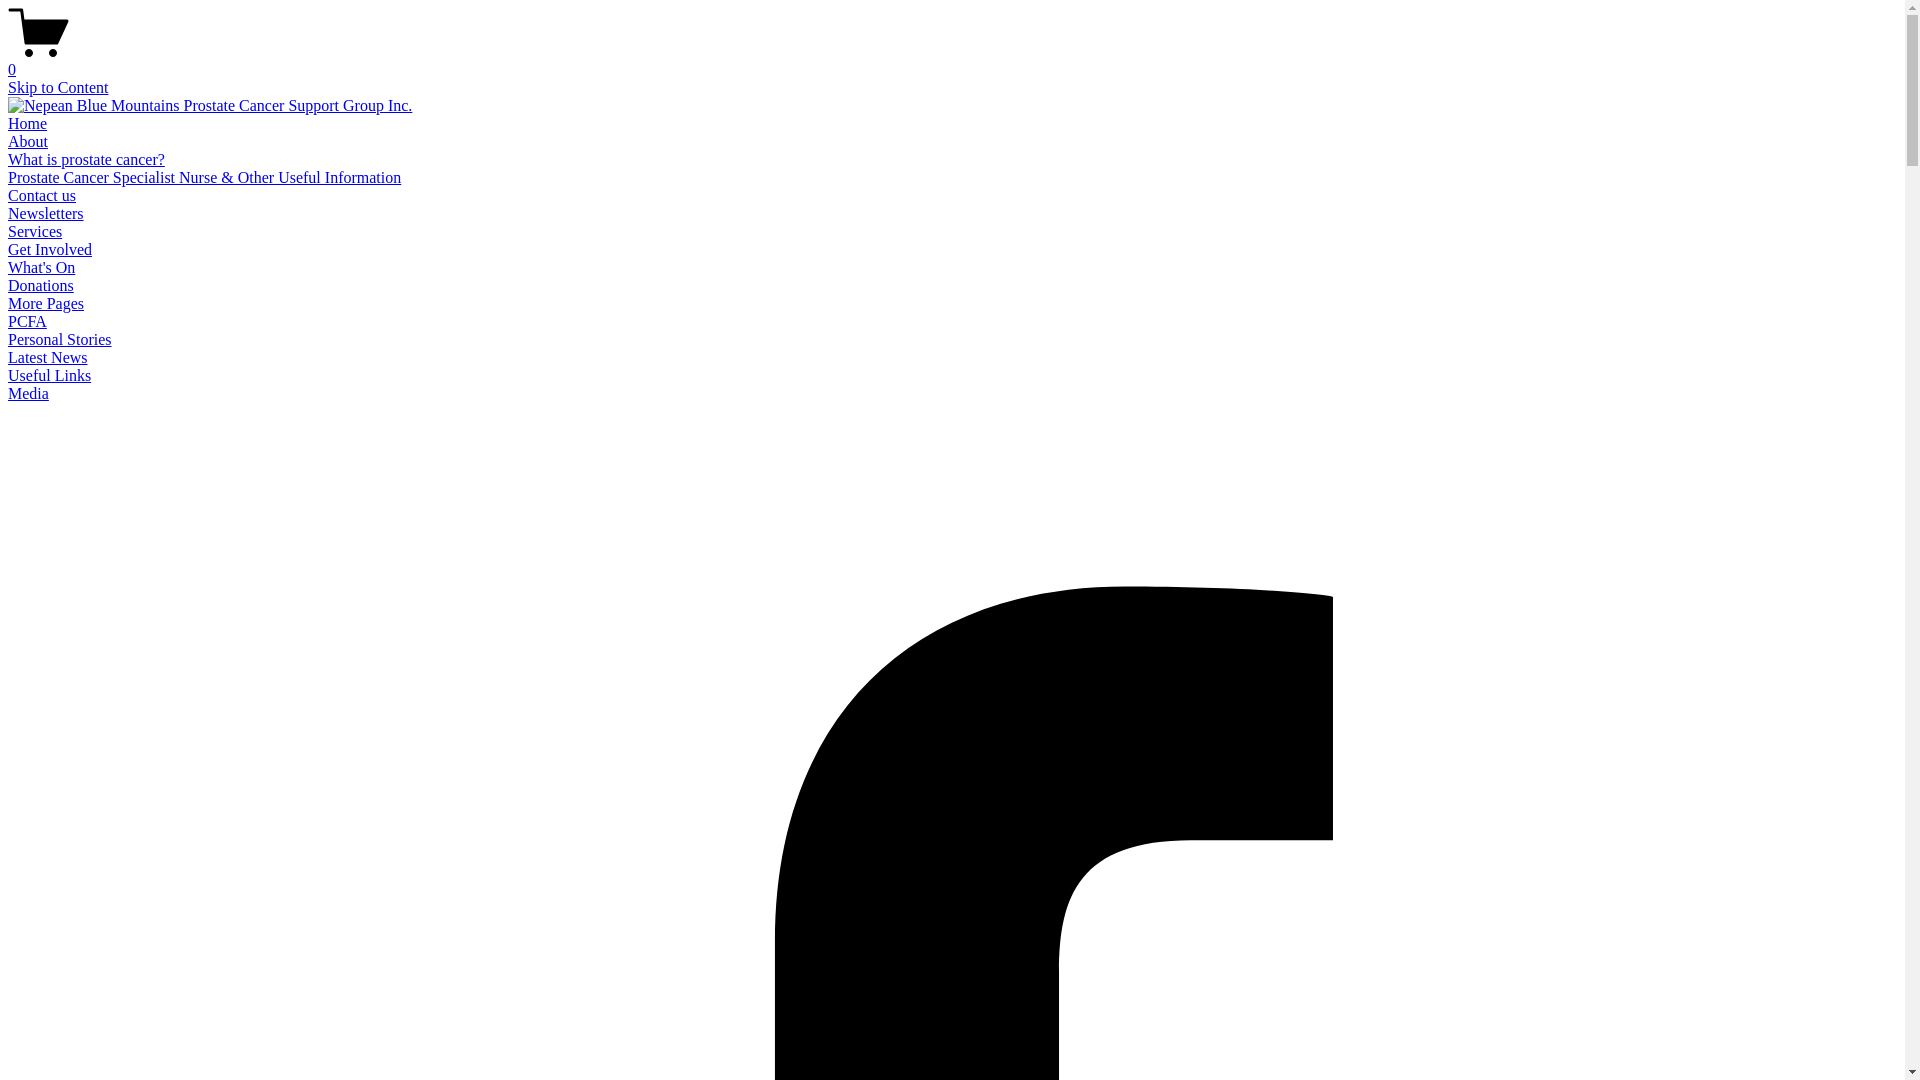 The height and width of the screenshot is (1080, 1920). Describe the element at coordinates (8, 266) in the screenshot. I see `'What's On'` at that location.